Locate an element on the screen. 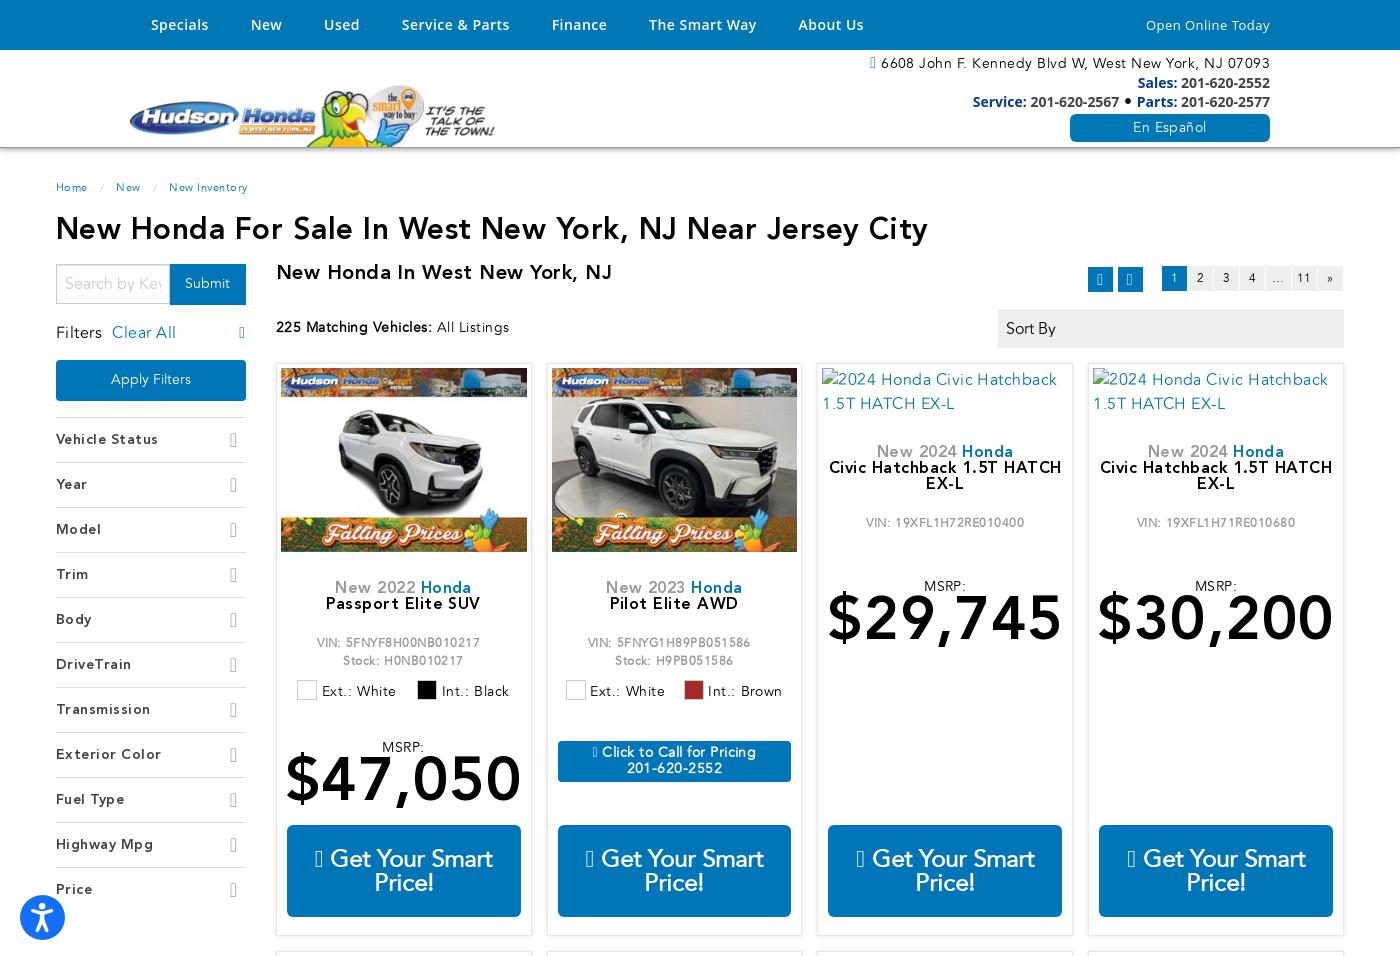 The height and width of the screenshot is (956, 1400). 'Finance' is located at coordinates (579, 23).